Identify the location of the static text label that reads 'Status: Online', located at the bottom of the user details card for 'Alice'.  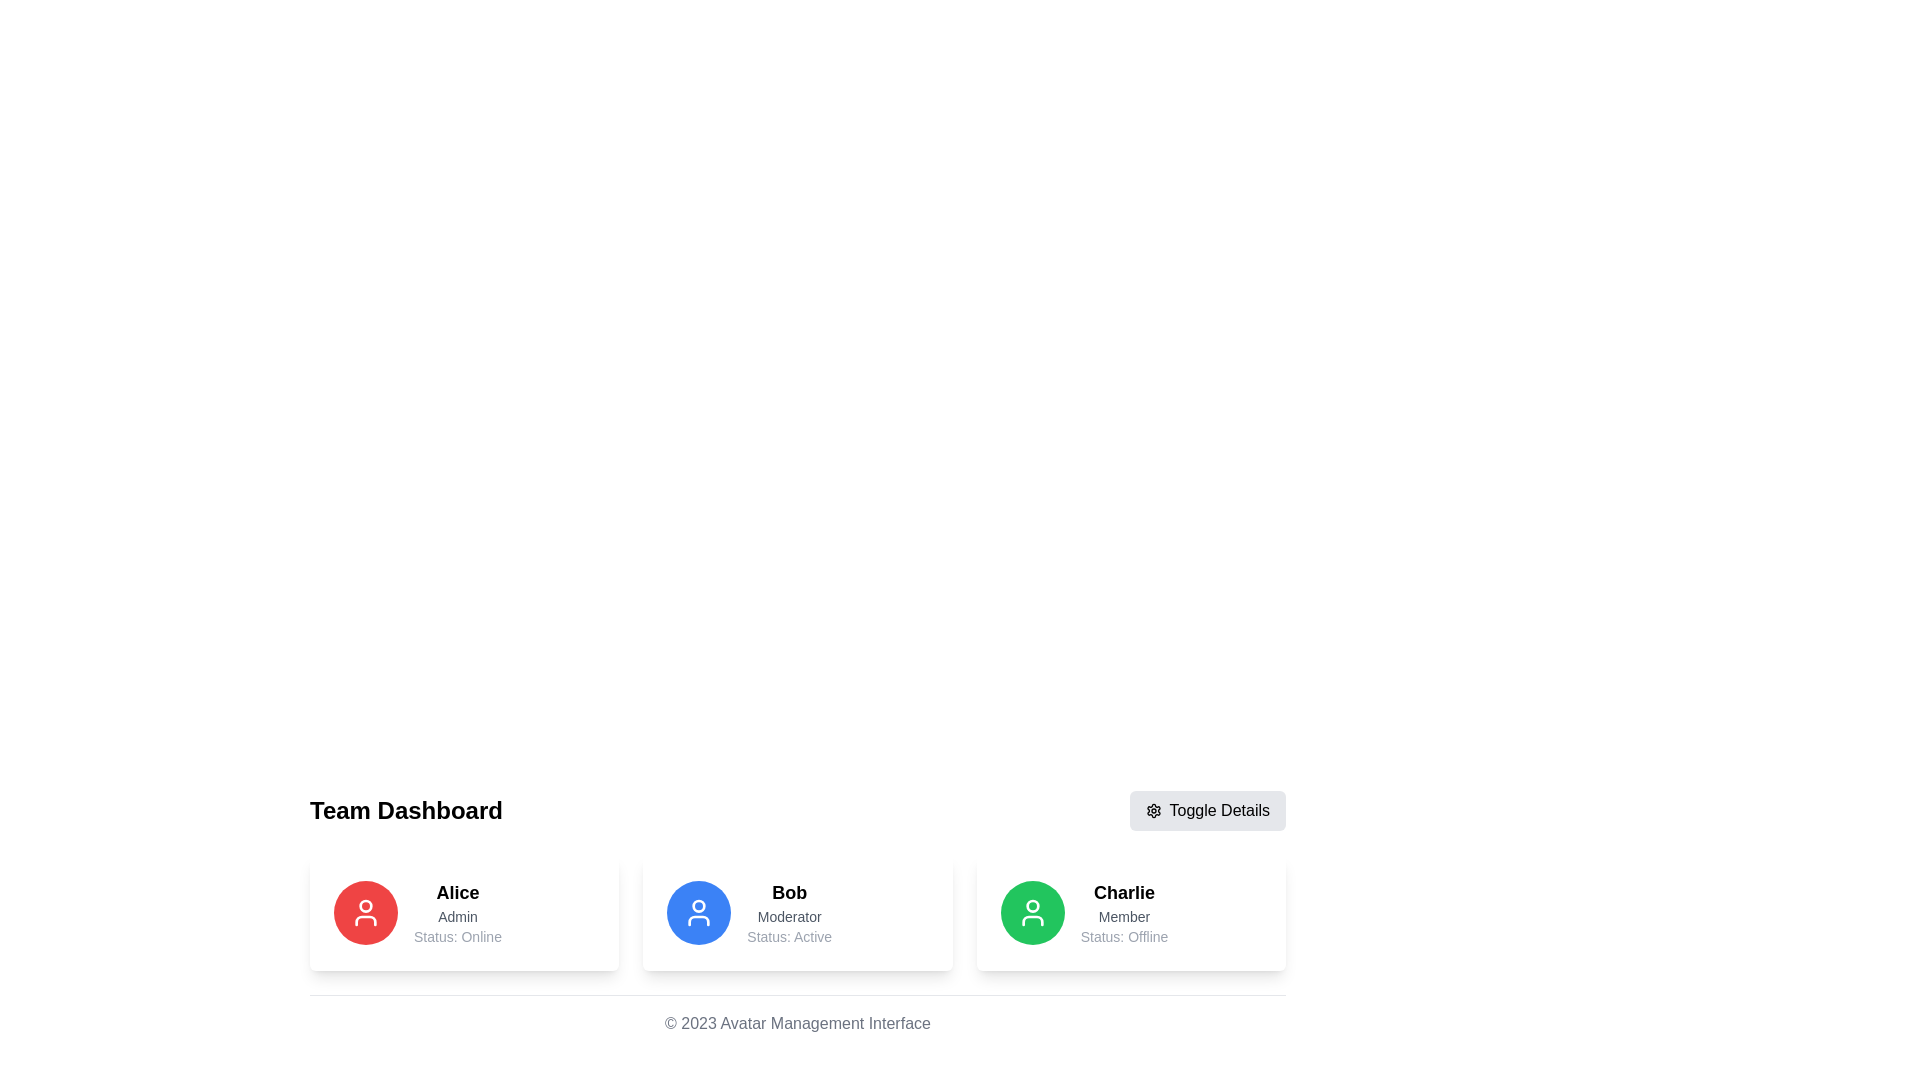
(456, 937).